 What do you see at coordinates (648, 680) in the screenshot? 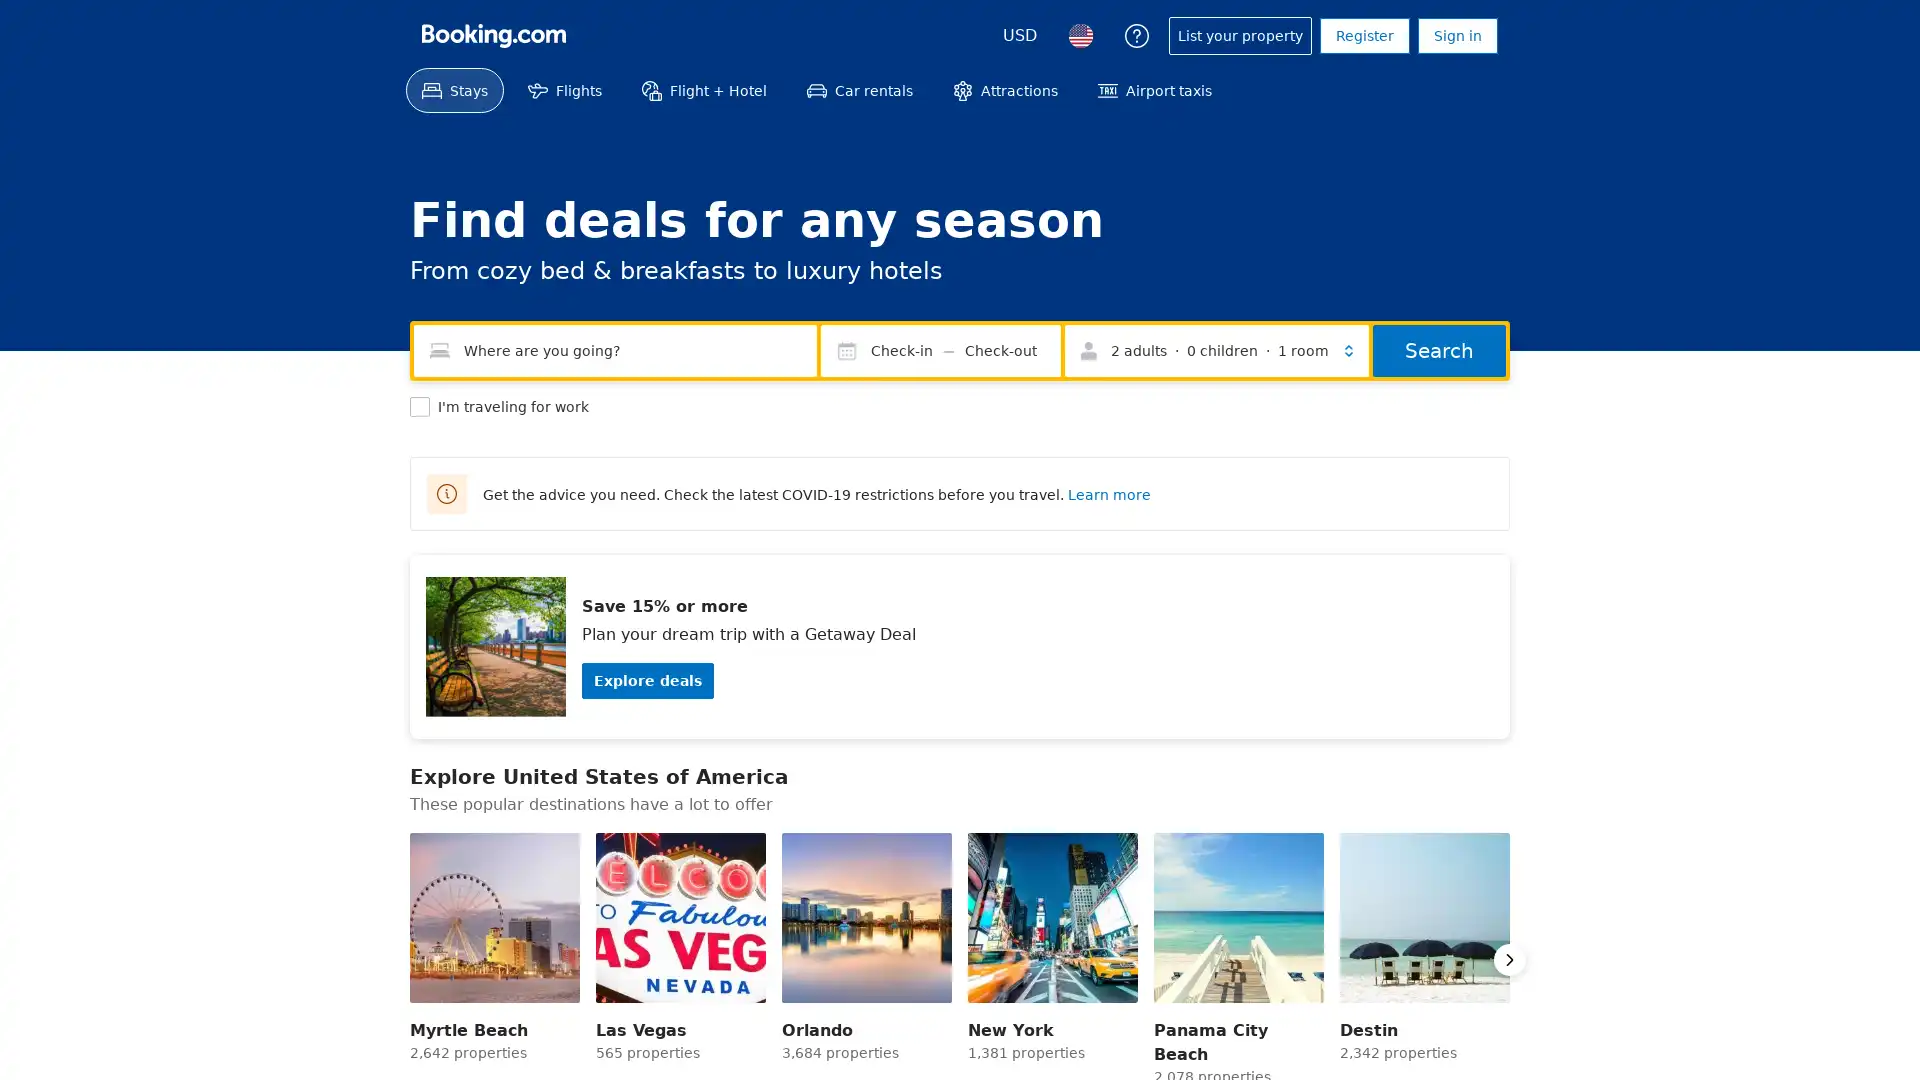
I see `Explore deals` at bounding box center [648, 680].